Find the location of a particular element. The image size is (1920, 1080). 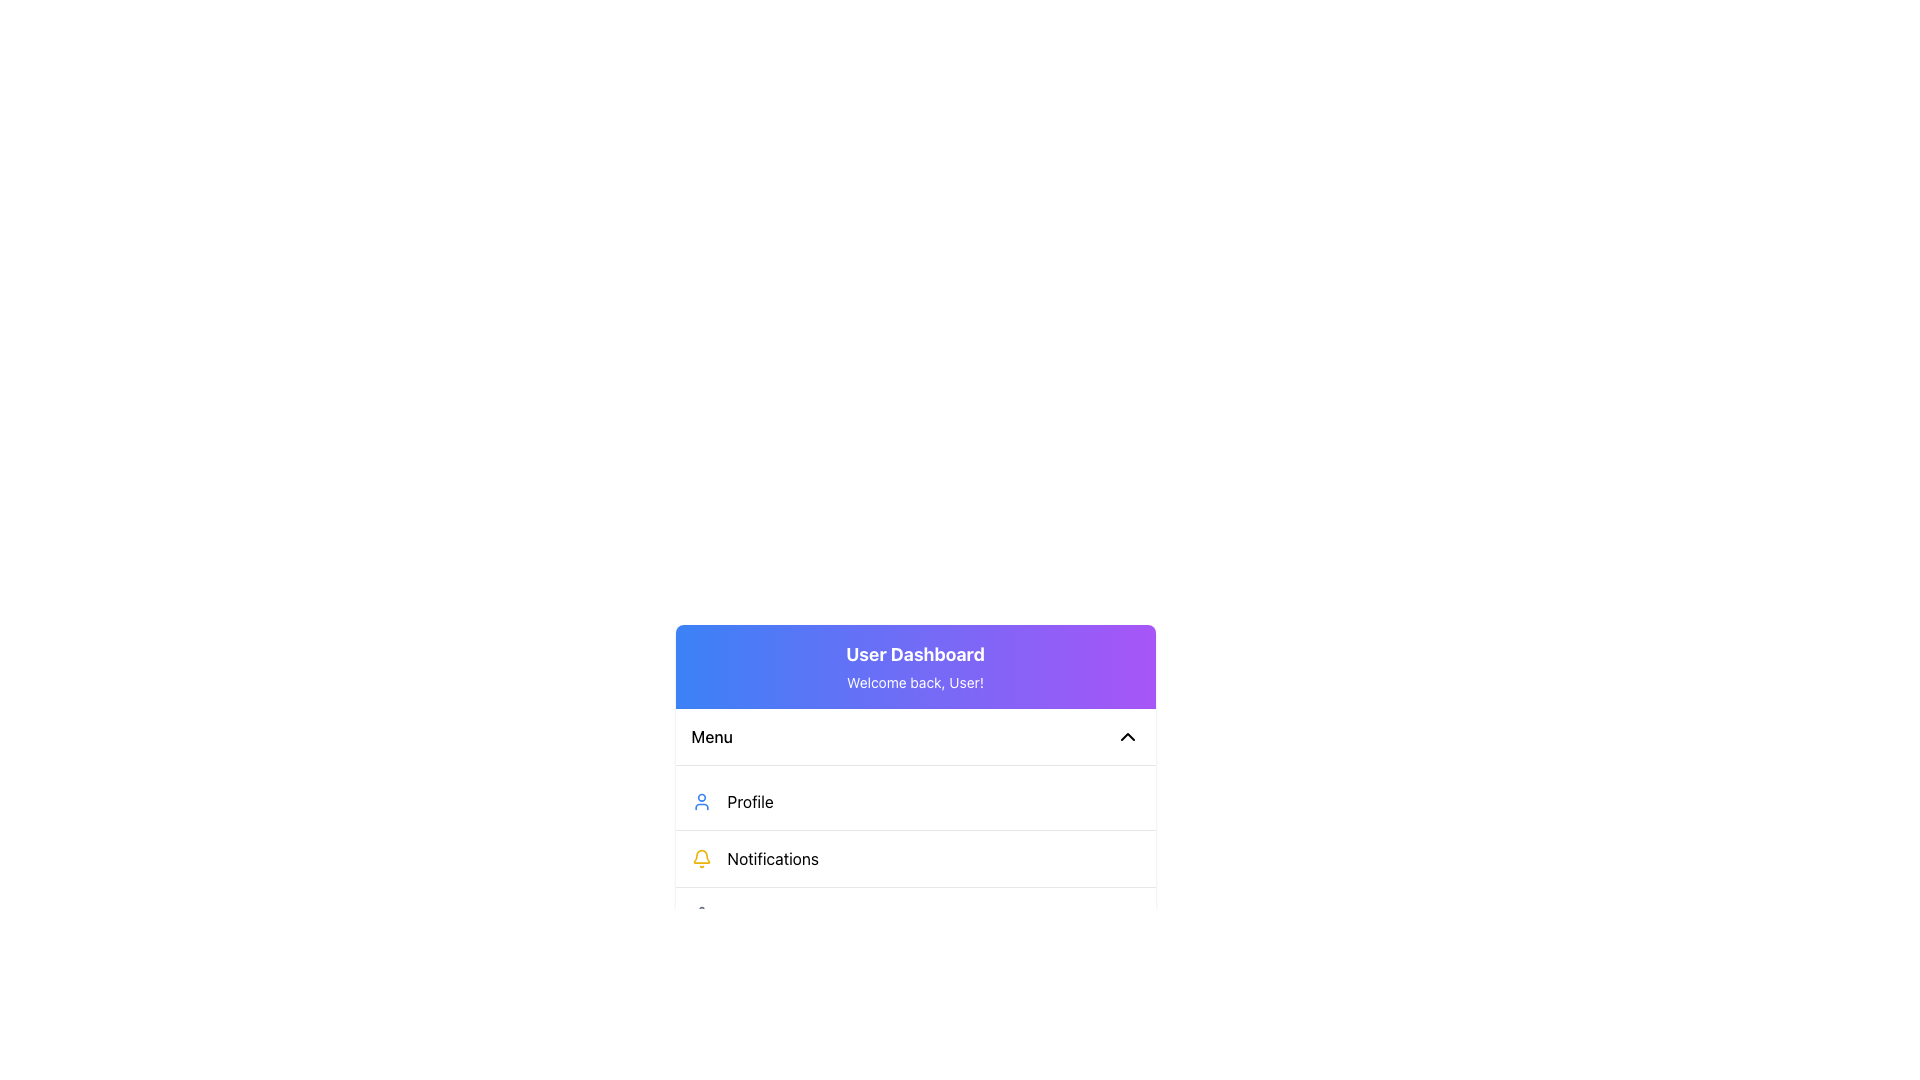

the text label that reads 'Welcome back, User!', which is styled with a smaller font size and positioned beneath the bold section header 'User Dashboard' is located at coordinates (914, 681).